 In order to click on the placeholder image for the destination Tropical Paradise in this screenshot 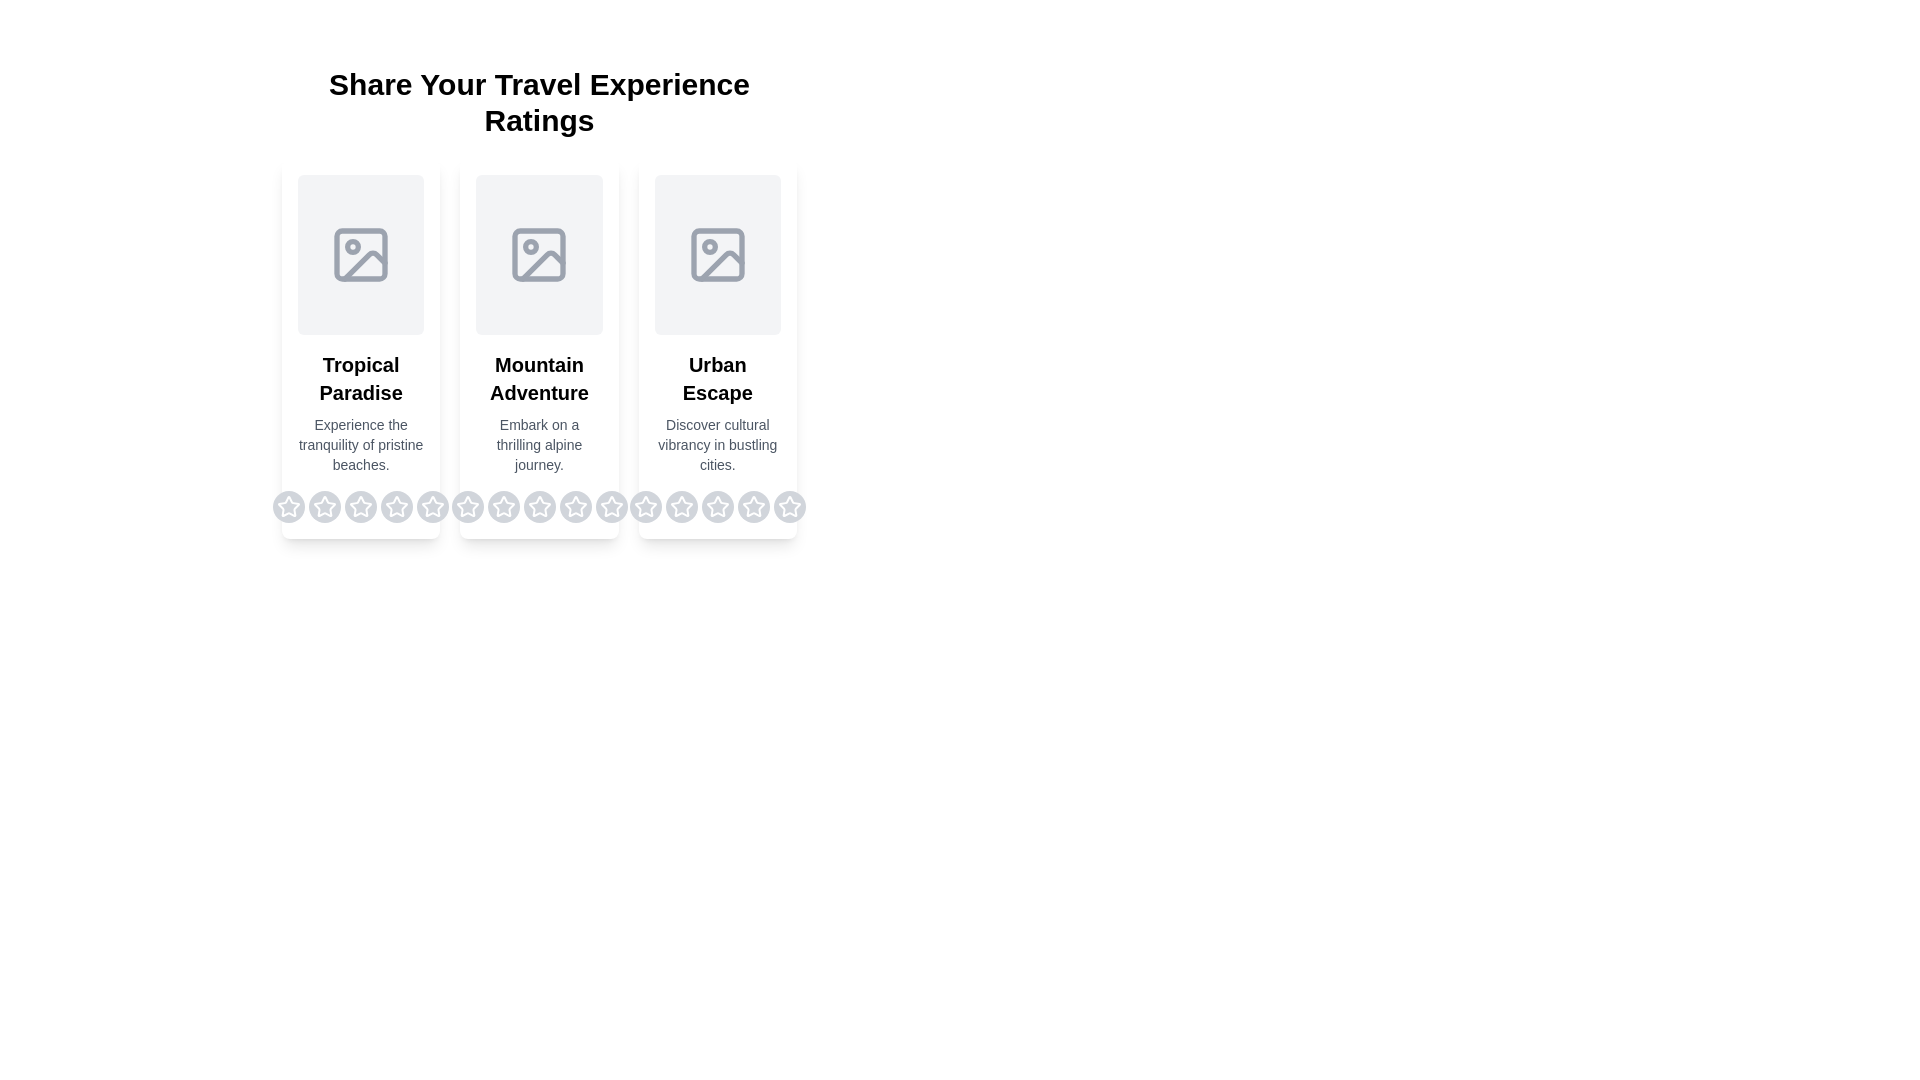, I will do `click(360, 253)`.